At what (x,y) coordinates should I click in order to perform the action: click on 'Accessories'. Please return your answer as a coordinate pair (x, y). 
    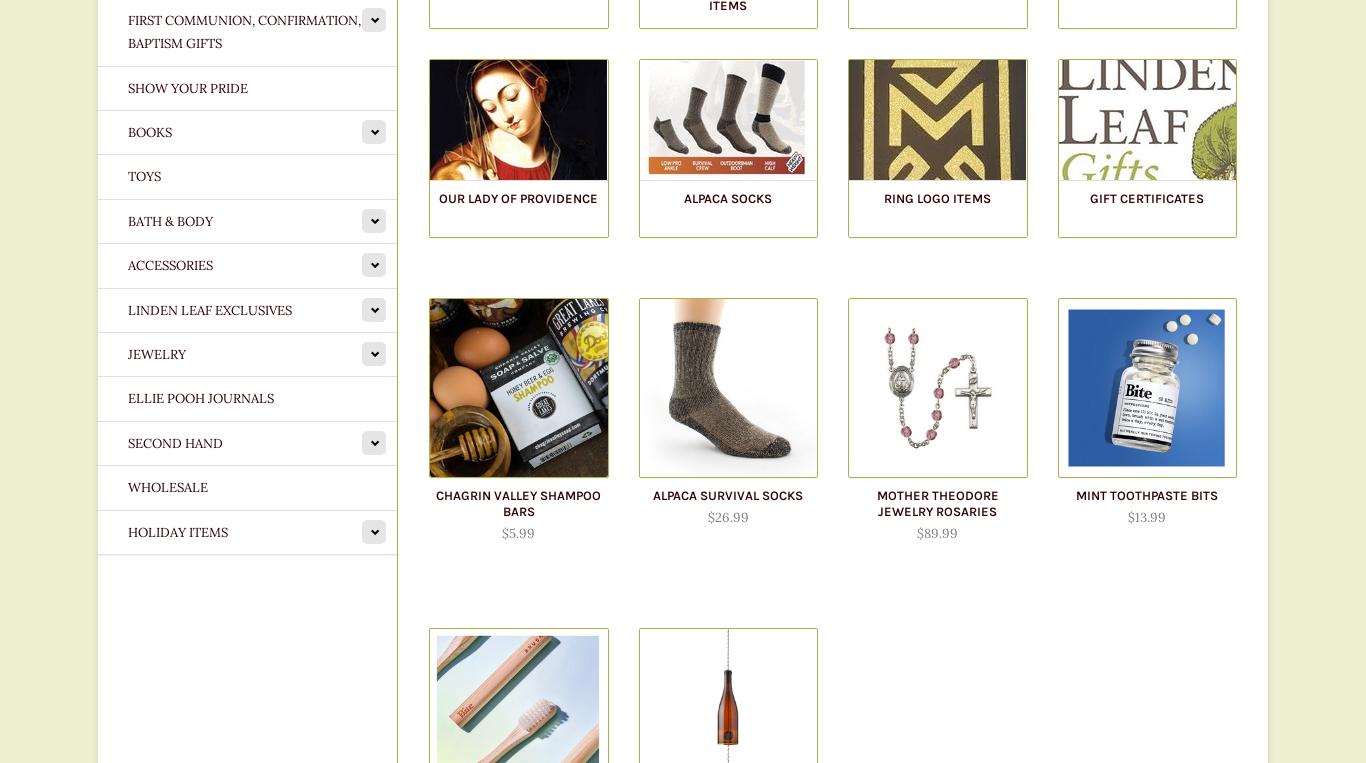
    Looking at the image, I should click on (169, 264).